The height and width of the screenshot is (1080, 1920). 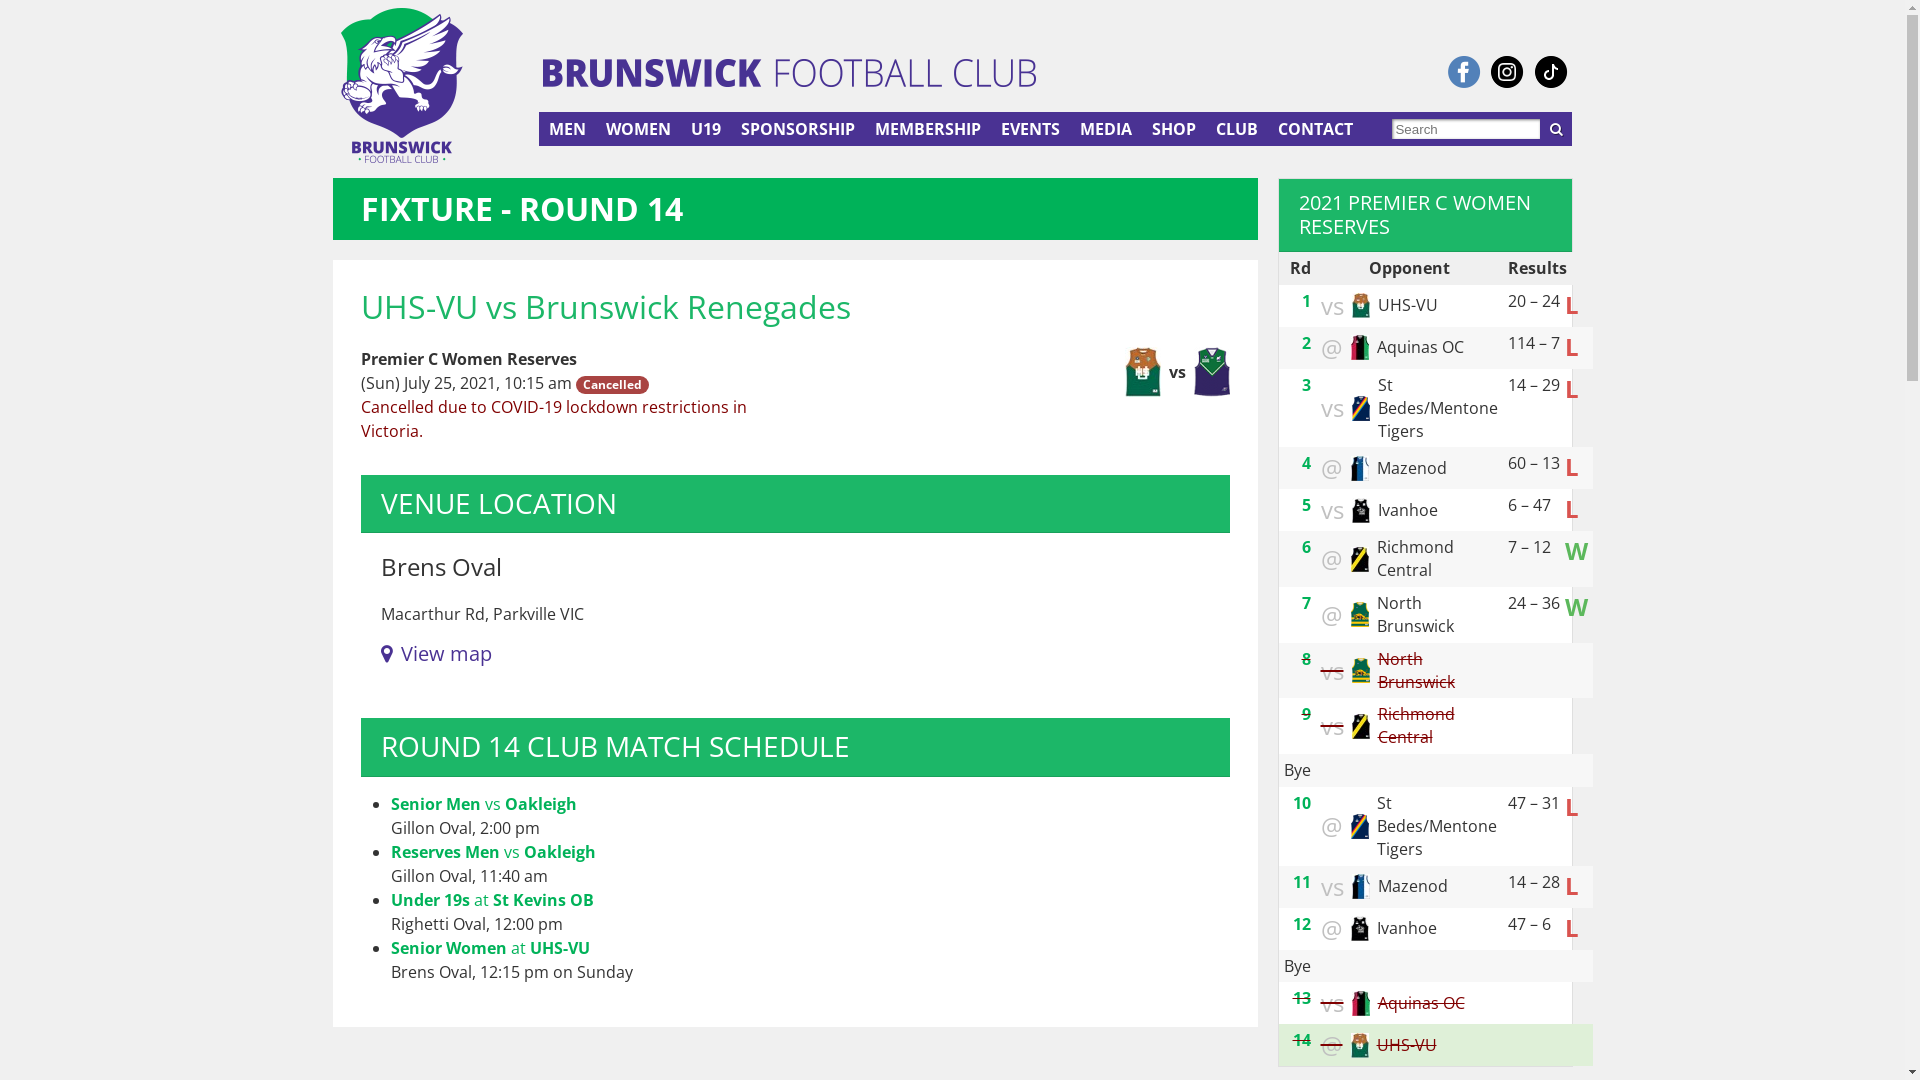 I want to click on 'MEMBERSHIP', so click(x=926, y=128).